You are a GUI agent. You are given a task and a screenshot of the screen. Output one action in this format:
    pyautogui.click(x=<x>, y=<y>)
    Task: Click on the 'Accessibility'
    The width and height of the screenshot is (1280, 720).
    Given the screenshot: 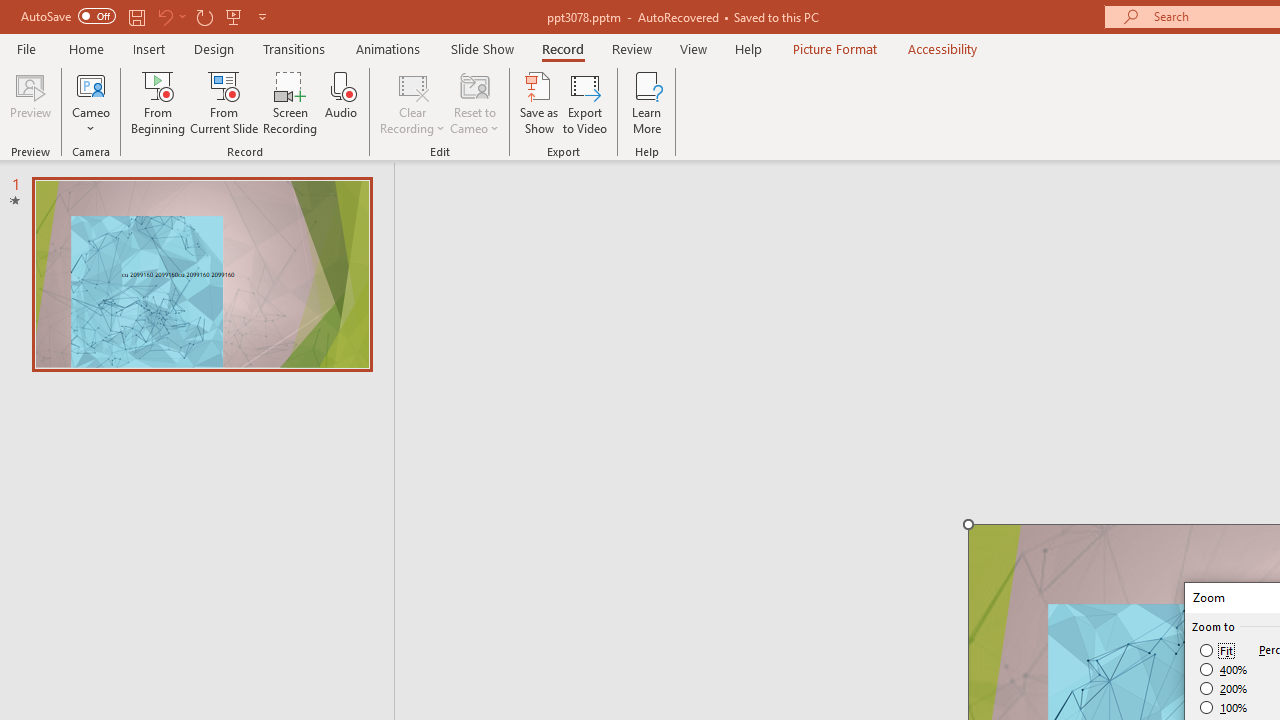 What is the action you would take?
    pyautogui.click(x=941, y=48)
    